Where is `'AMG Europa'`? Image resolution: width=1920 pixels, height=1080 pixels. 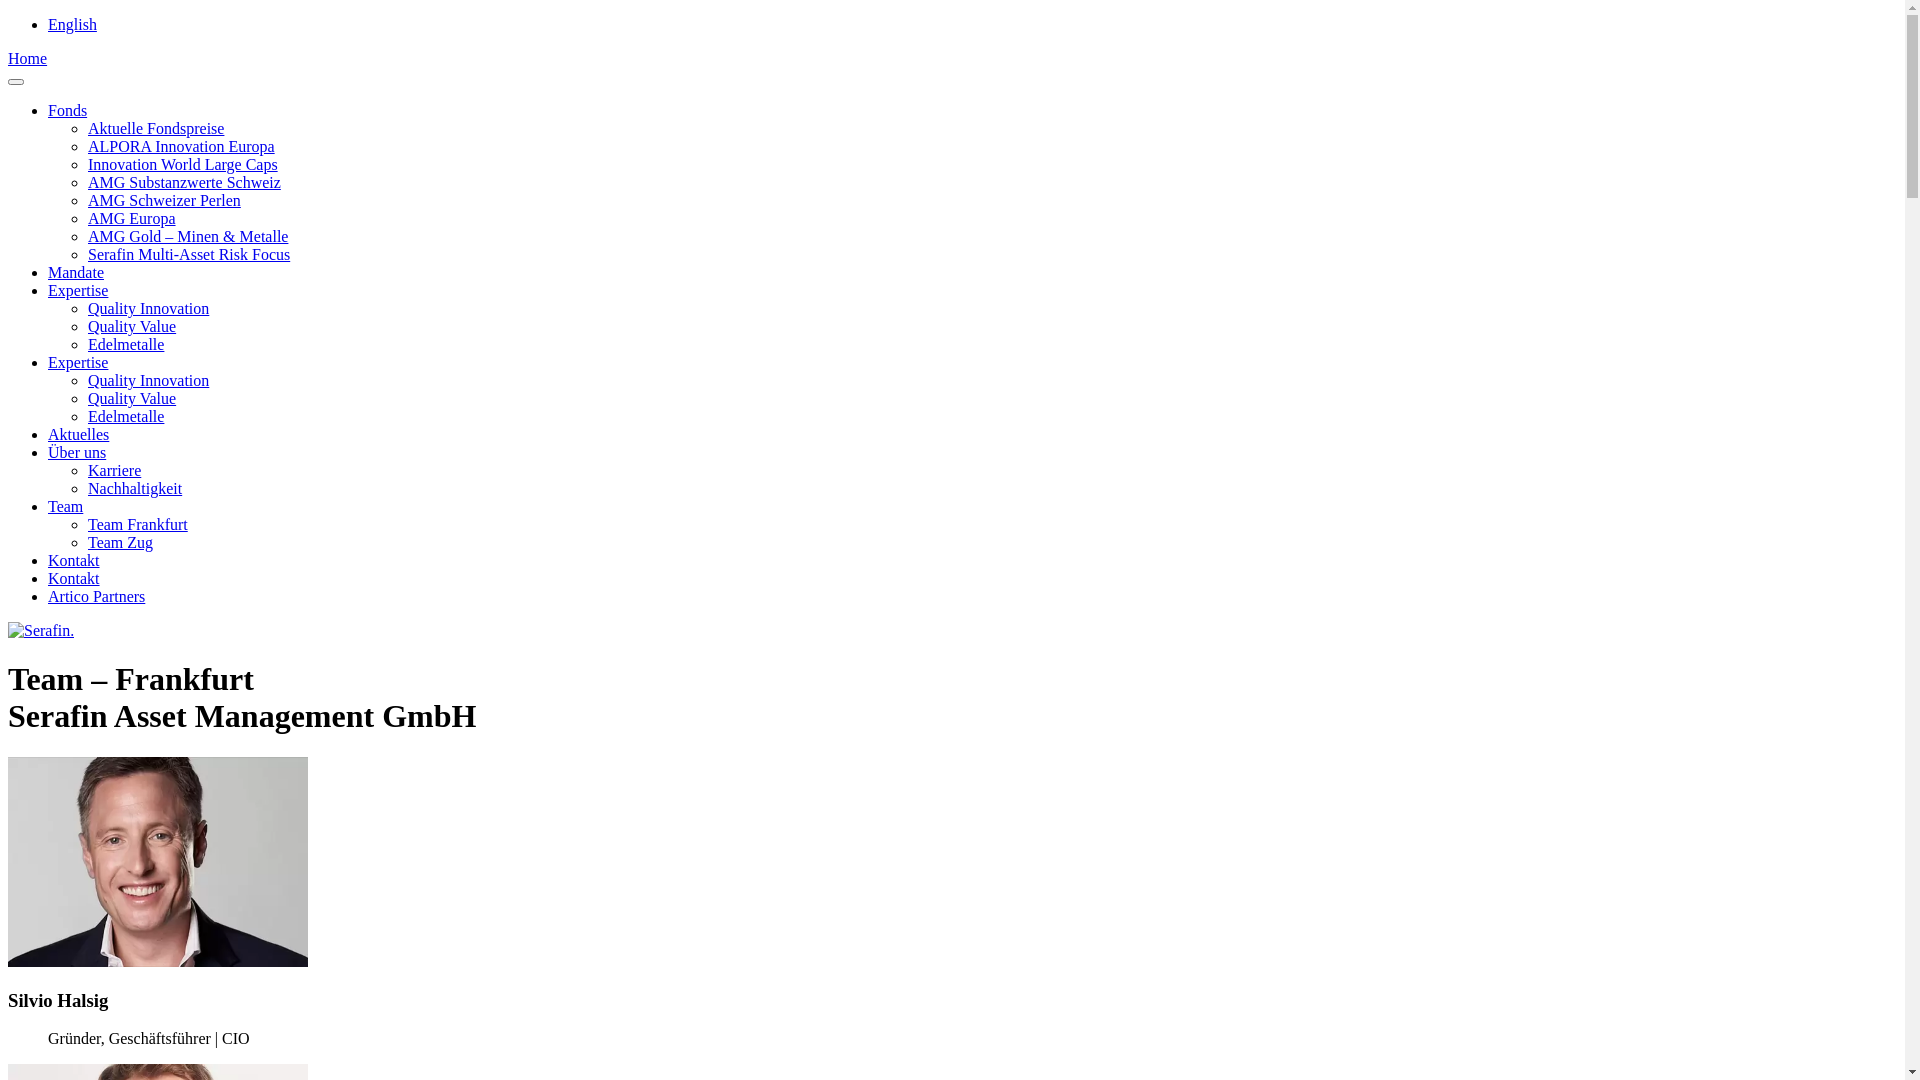 'AMG Europa' is located at coordinates (130, 218).